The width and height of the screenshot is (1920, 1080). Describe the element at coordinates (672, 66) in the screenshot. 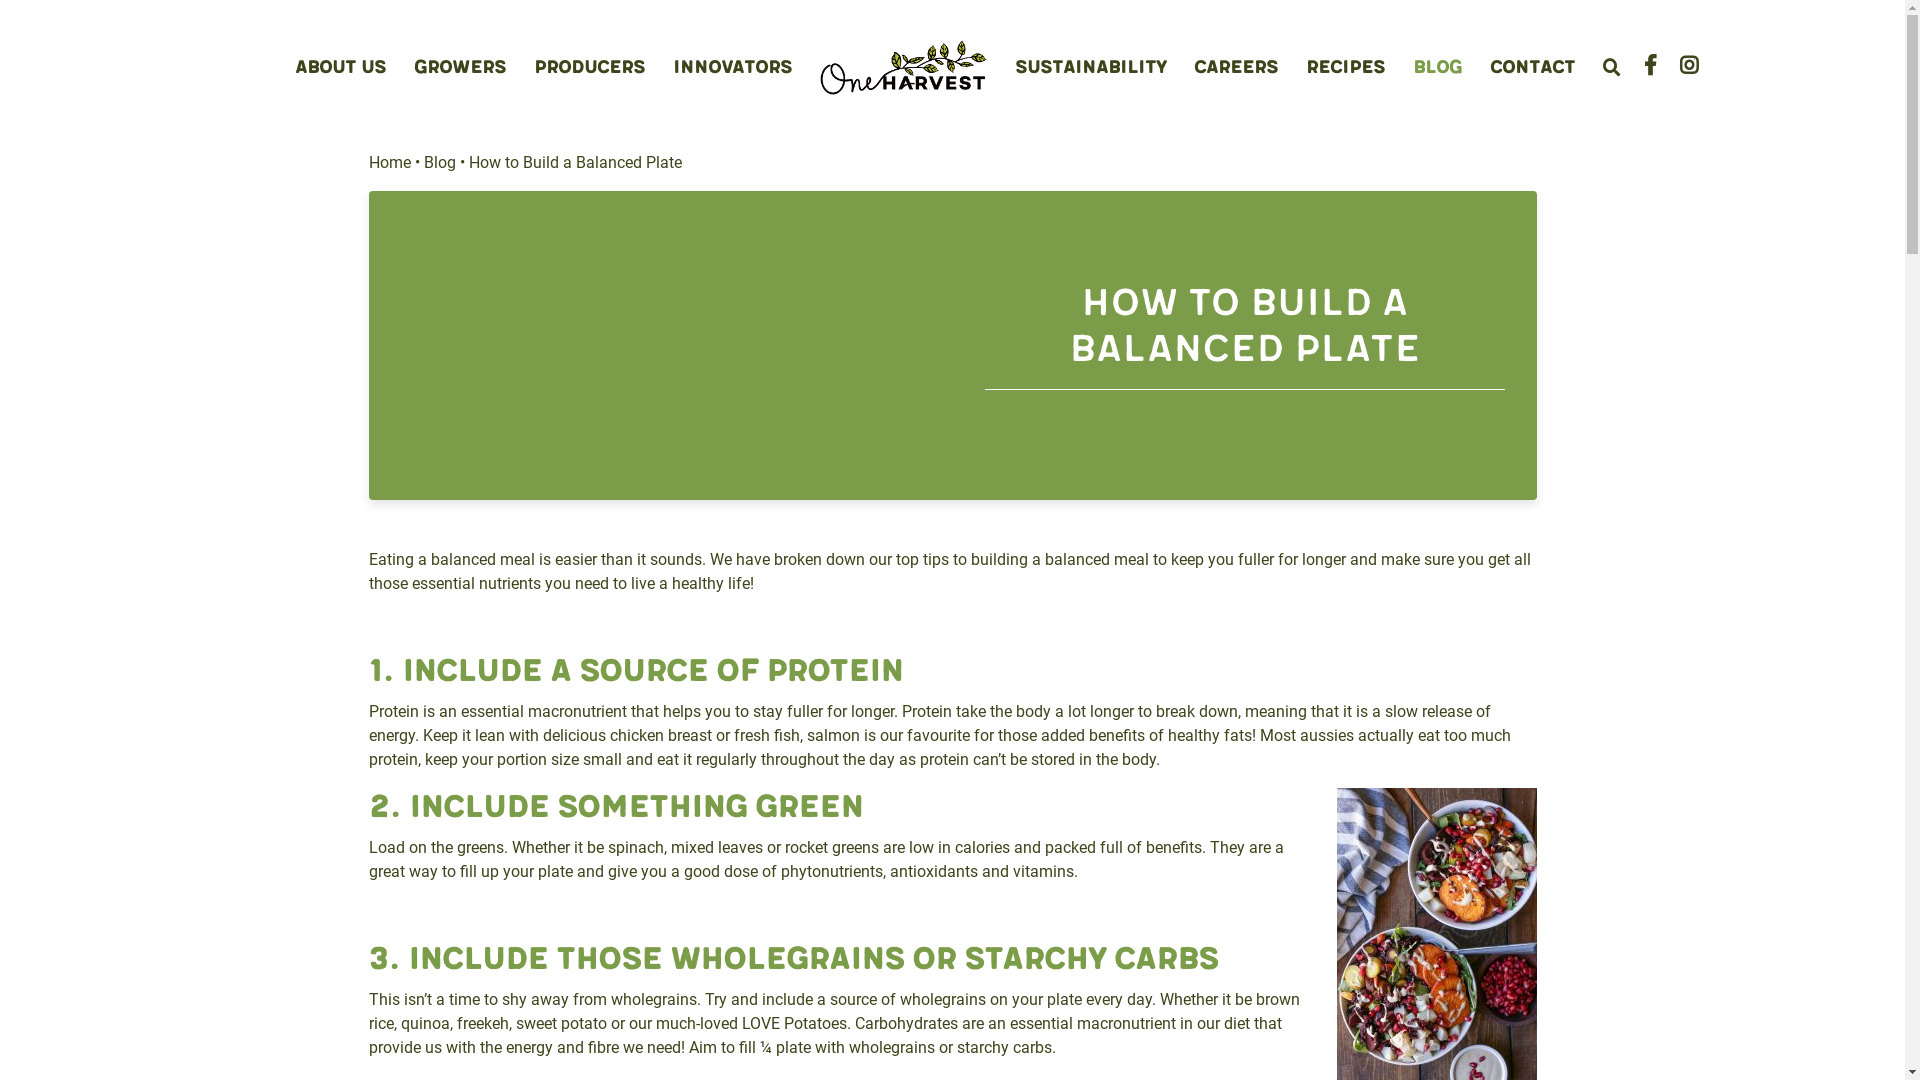

I see `'INNOVATORS'` at that location.